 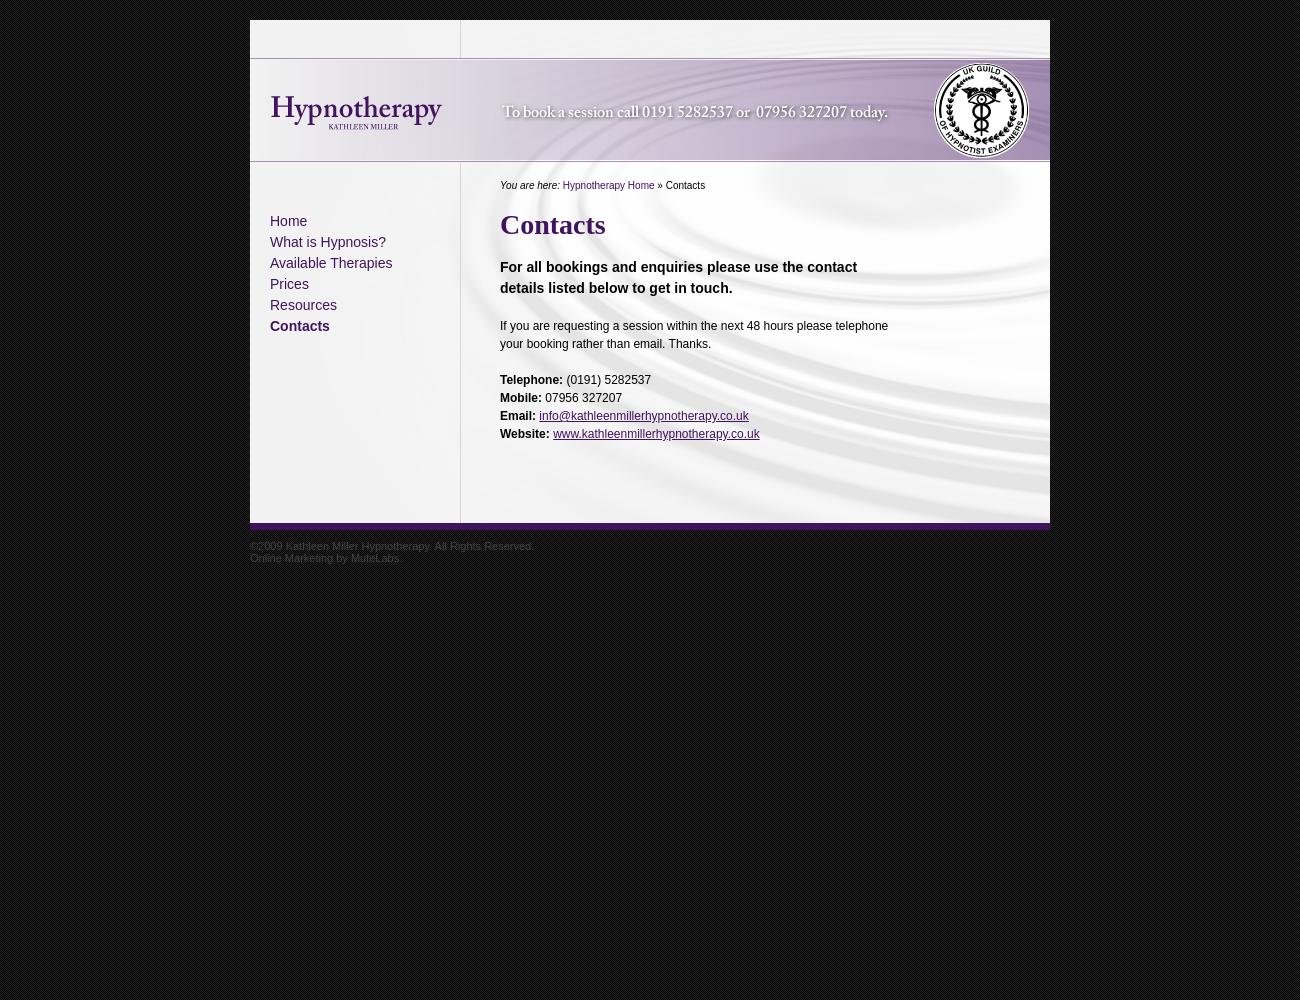 What do you see at coordinates (288, 220) in the screenshot?
I see `'Home'` at bounding box center [288, 220].